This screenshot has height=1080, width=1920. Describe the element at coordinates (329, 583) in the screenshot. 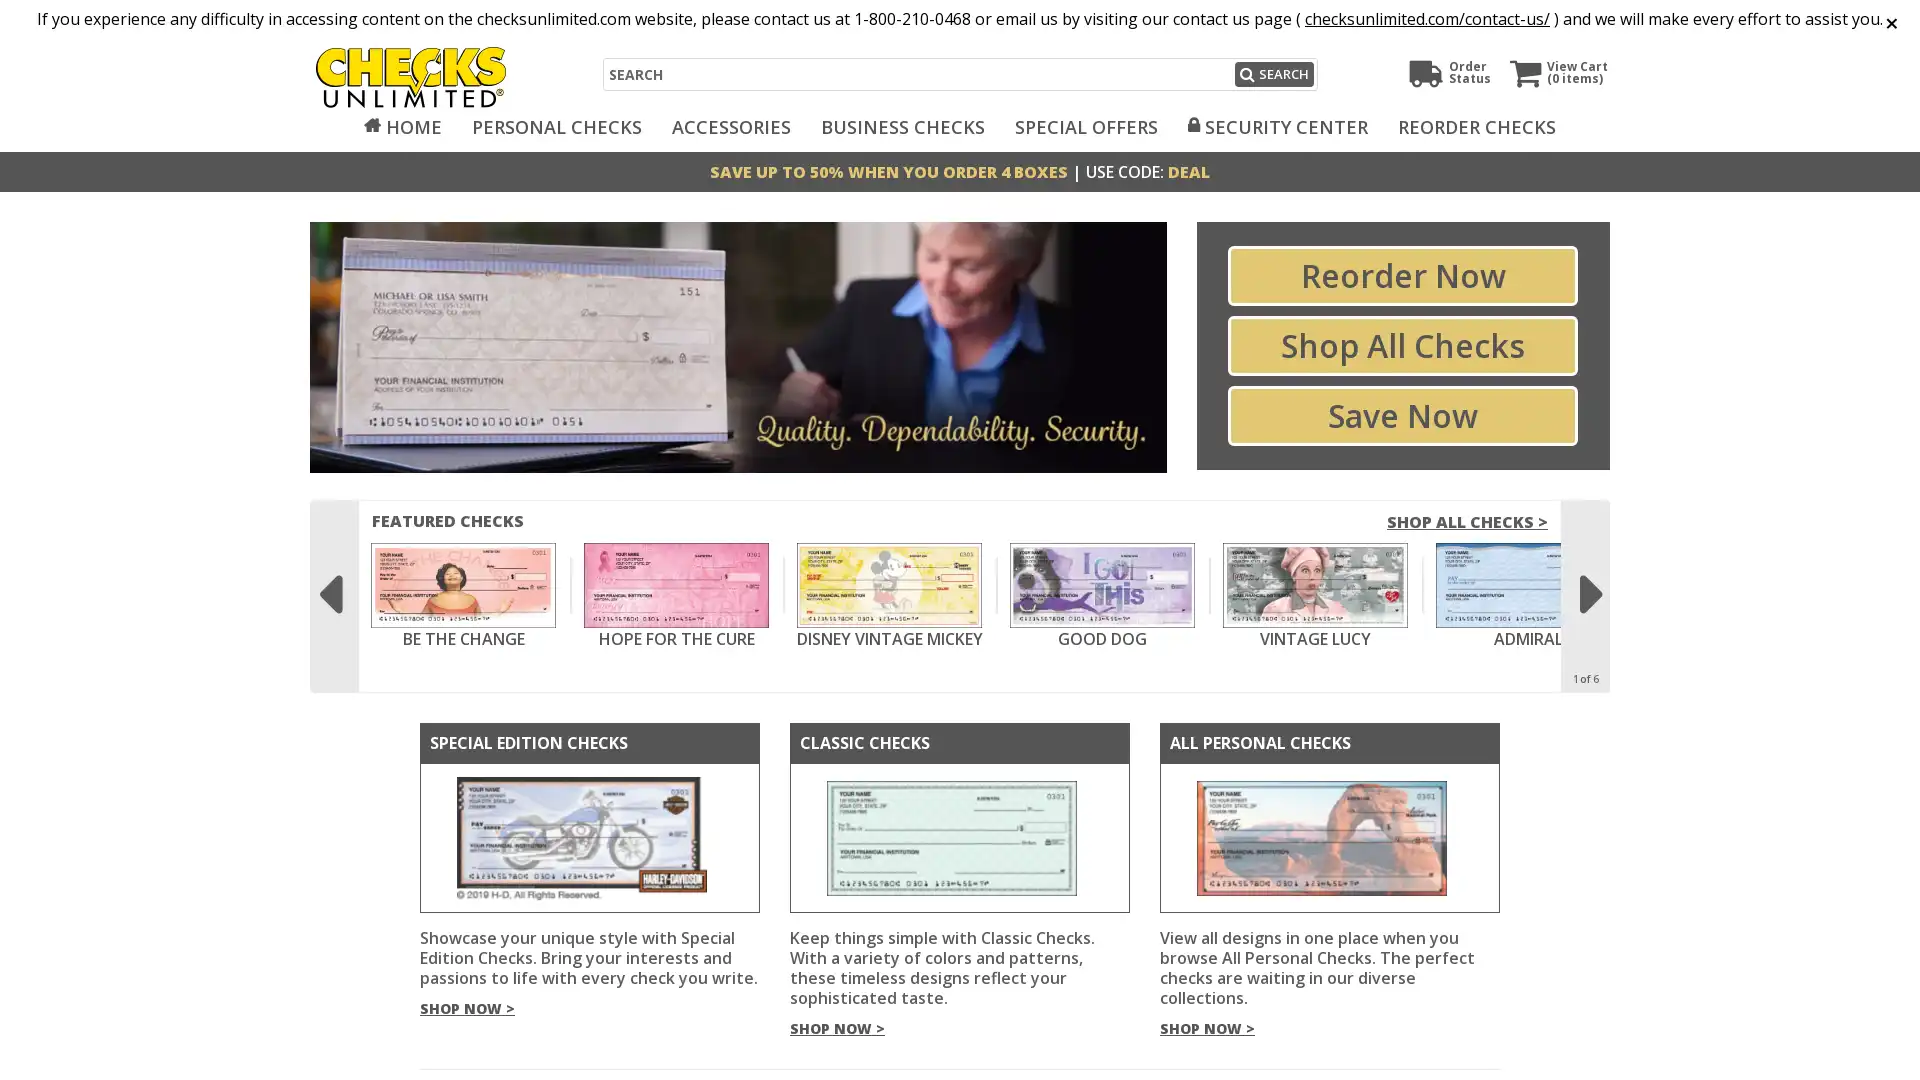

I see `Previous` at that location.